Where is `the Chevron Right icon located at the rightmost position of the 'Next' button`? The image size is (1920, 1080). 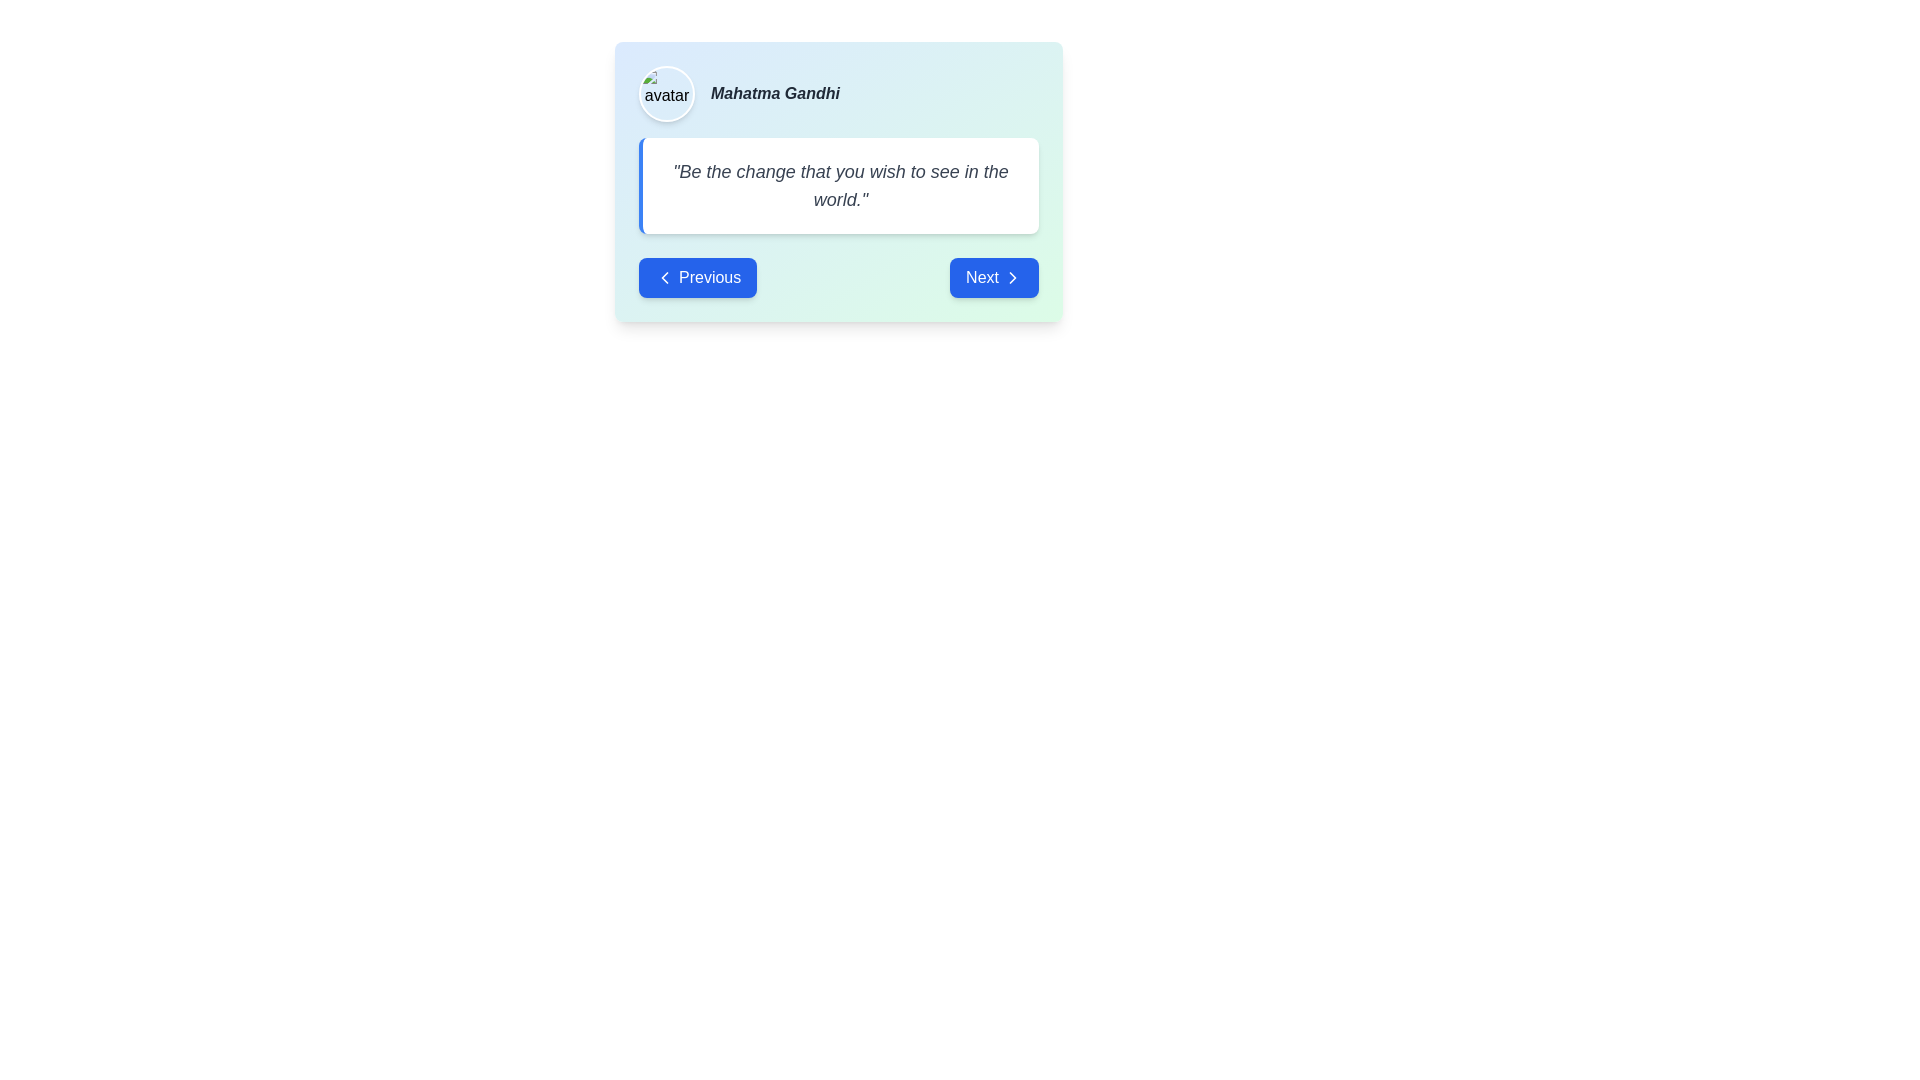
the Chevron Right icon located at the rightmost position of the 'Next' button is located at coordinates (1012, 277).